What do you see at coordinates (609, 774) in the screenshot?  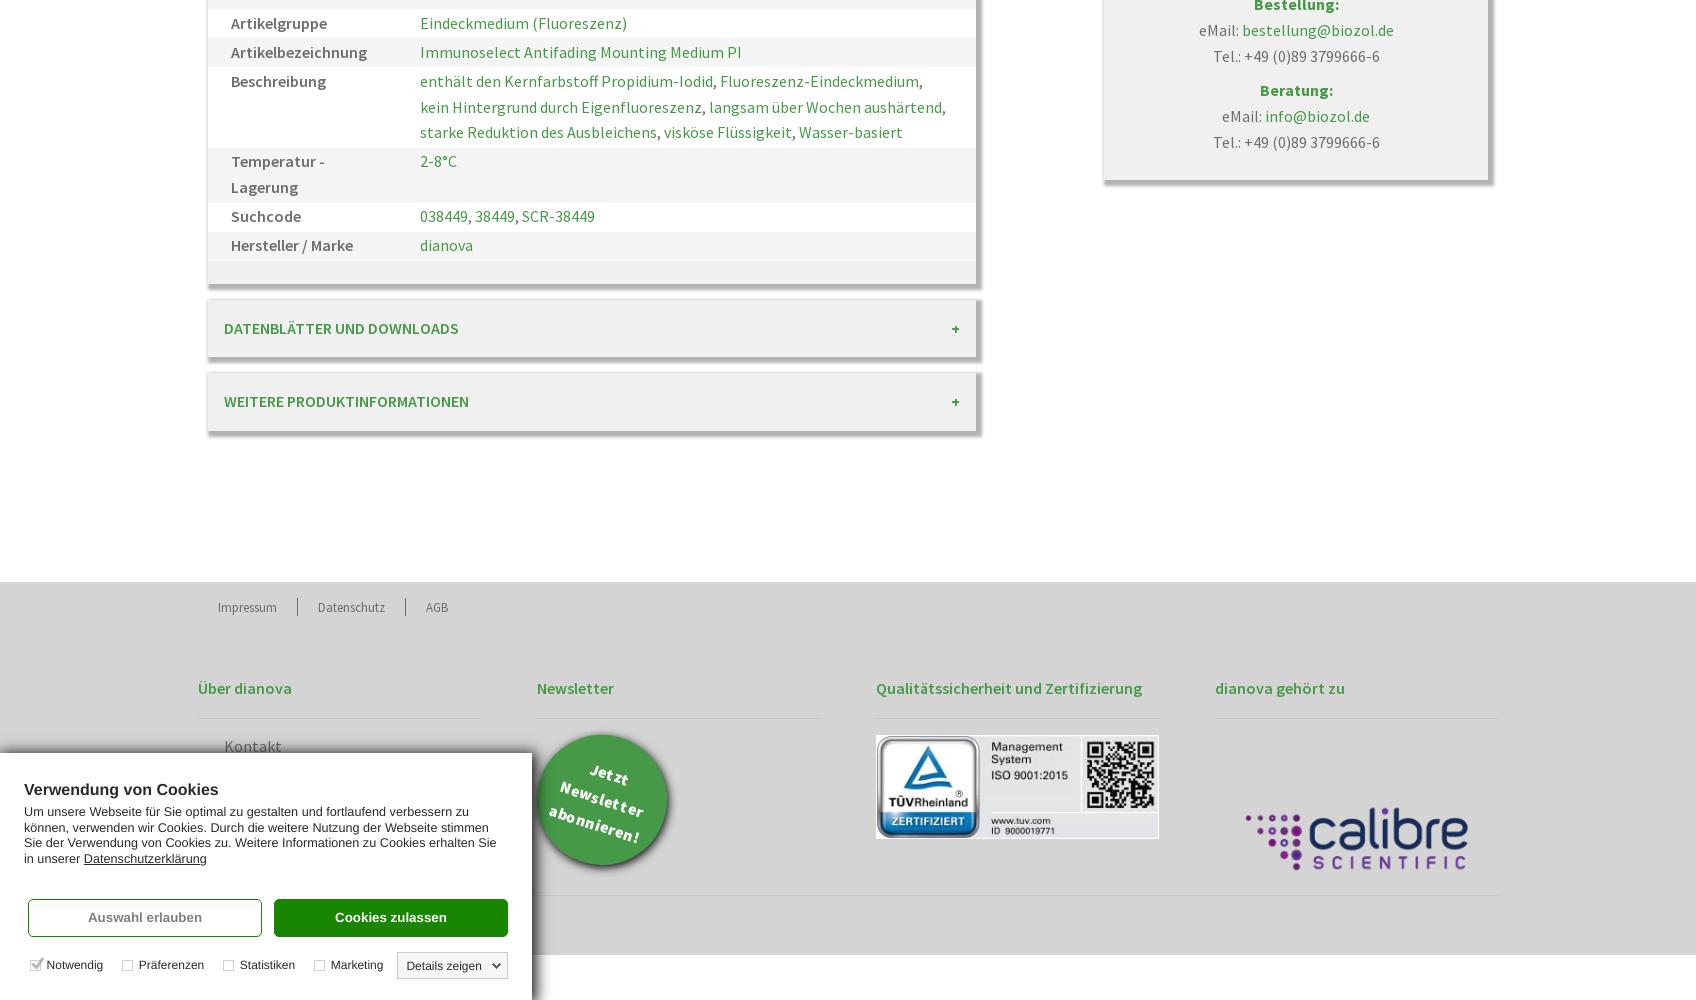 I see `'Jetzt'` at bounding box center [609, 774].